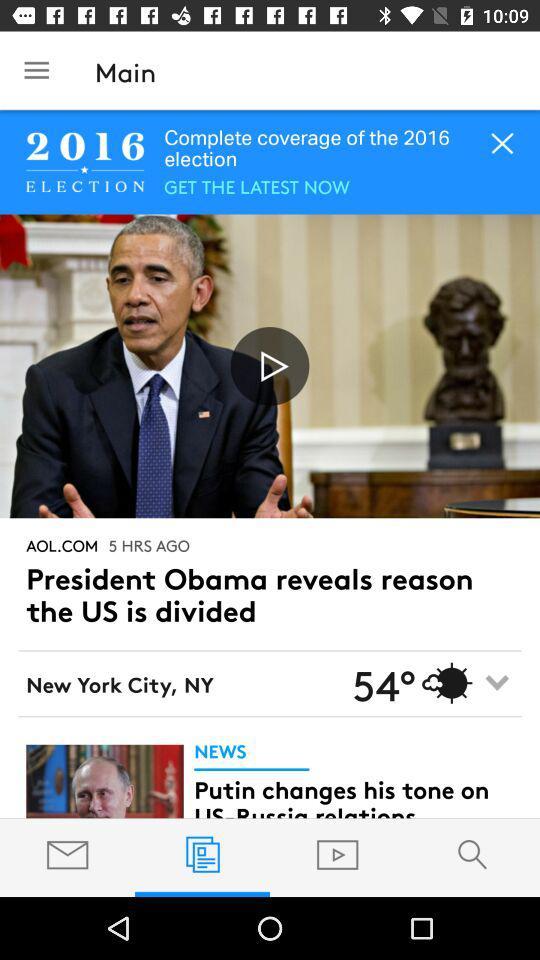 This screenshot has width=540, height=960. Describe the element at coordinates (104, 781) in the screenshot. I see `tap article option` at that location.